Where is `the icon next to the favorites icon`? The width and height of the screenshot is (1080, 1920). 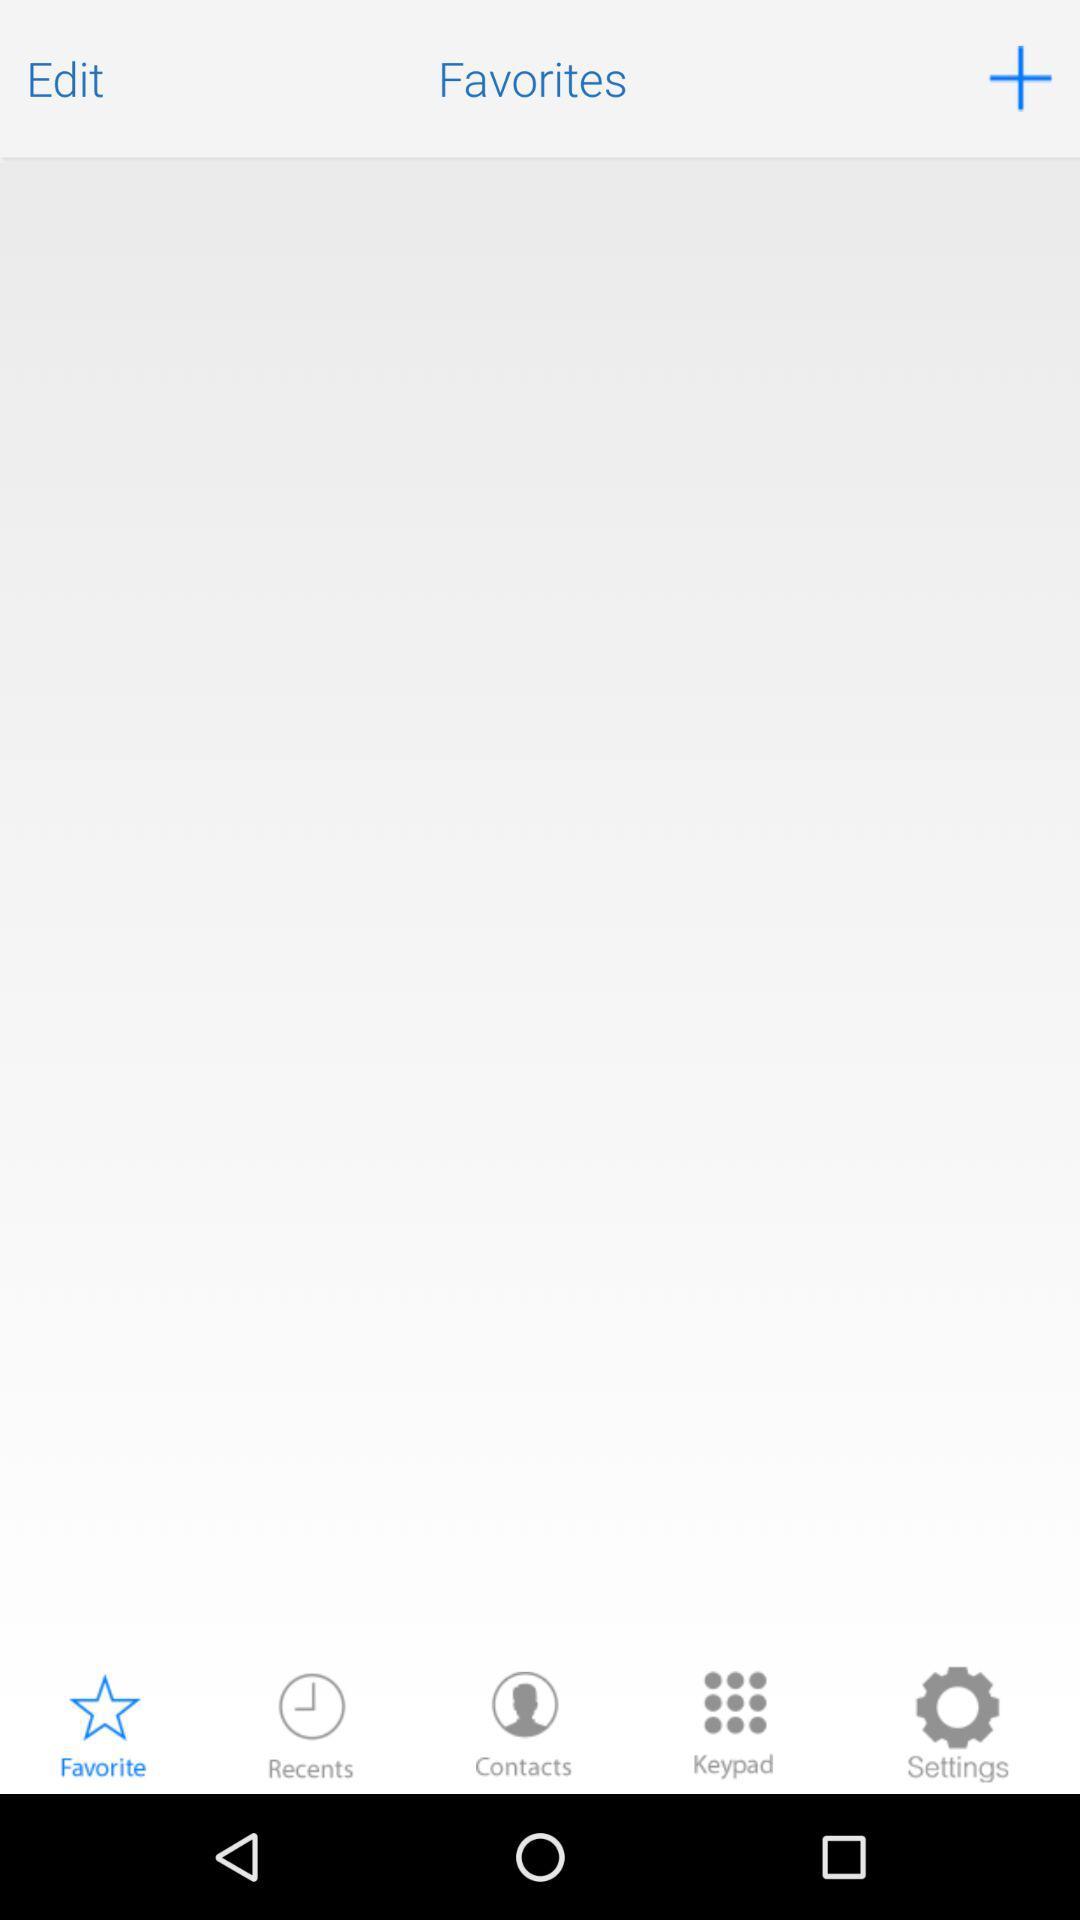 the icon next to the favorites icon is located at coordinates (64, 78).